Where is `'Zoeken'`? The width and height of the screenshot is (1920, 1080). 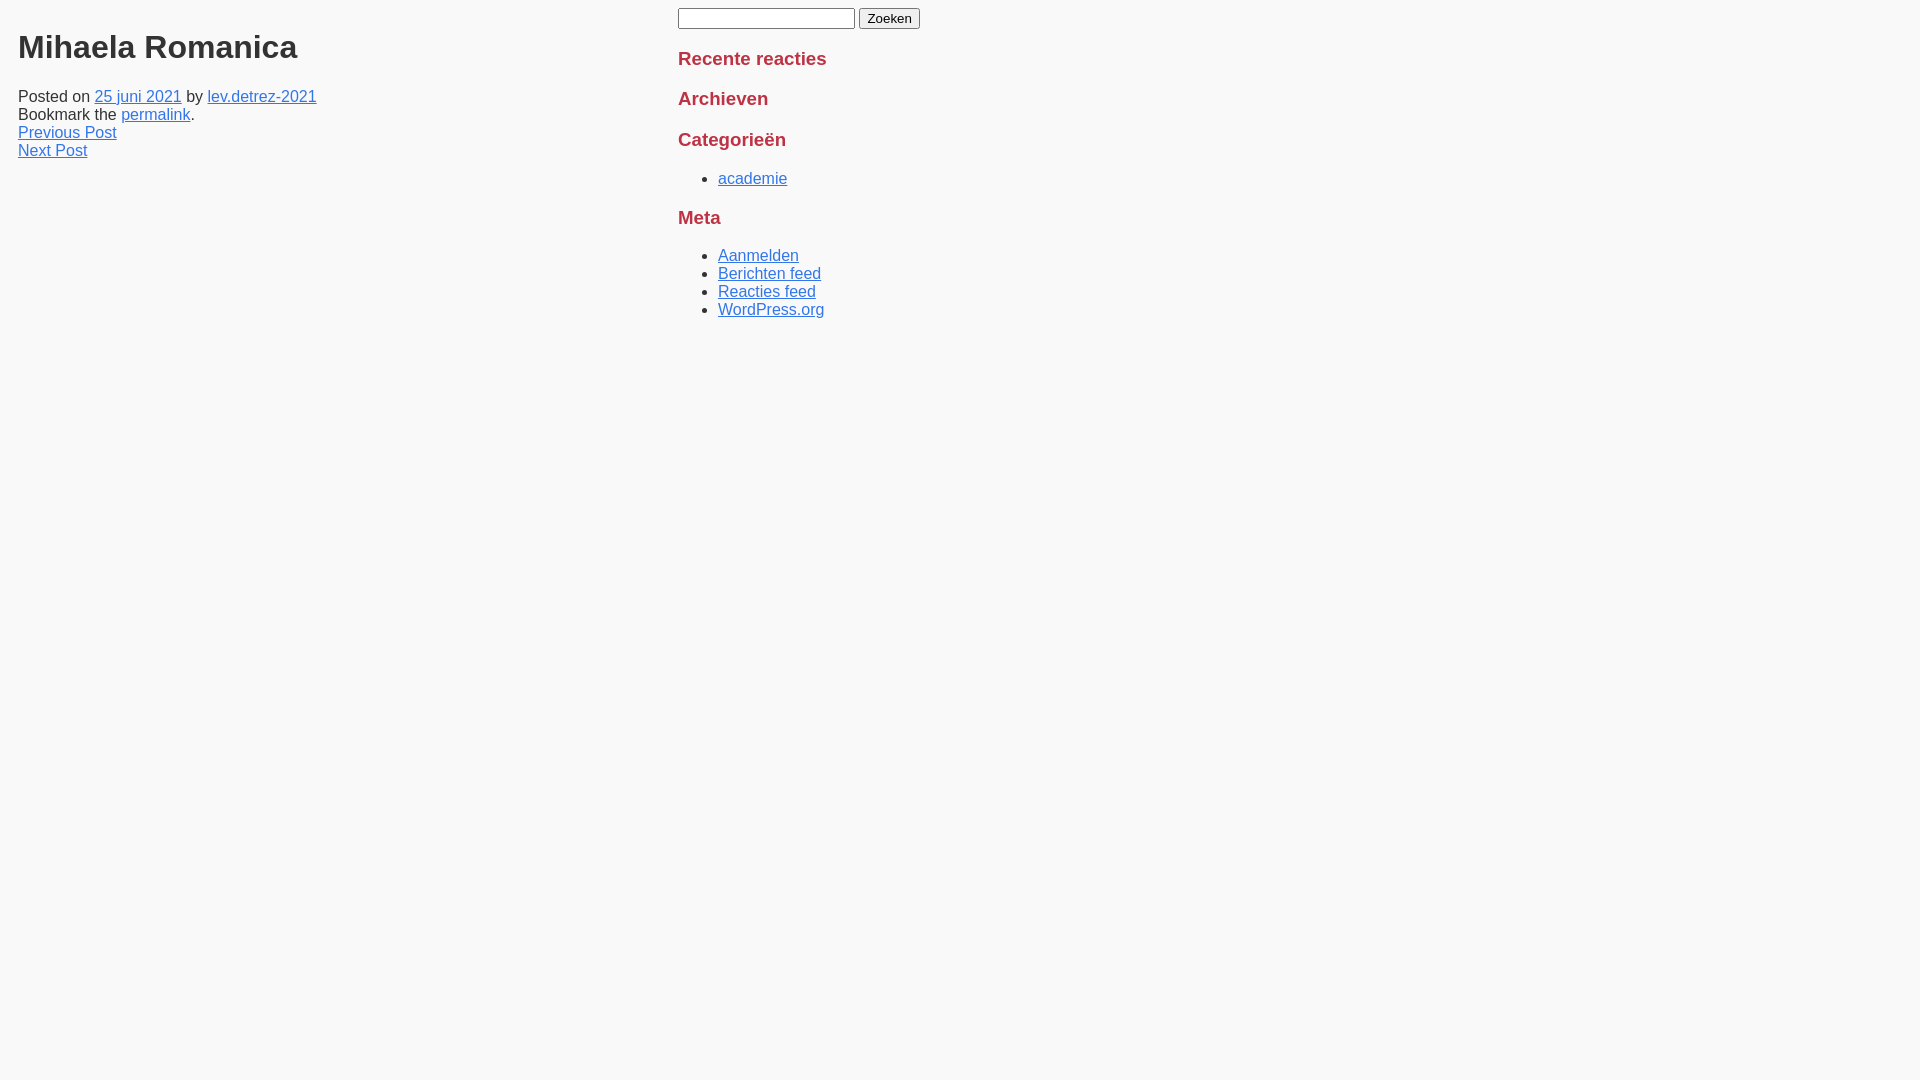
'Zoeken' is located at coordinates (859, 18).